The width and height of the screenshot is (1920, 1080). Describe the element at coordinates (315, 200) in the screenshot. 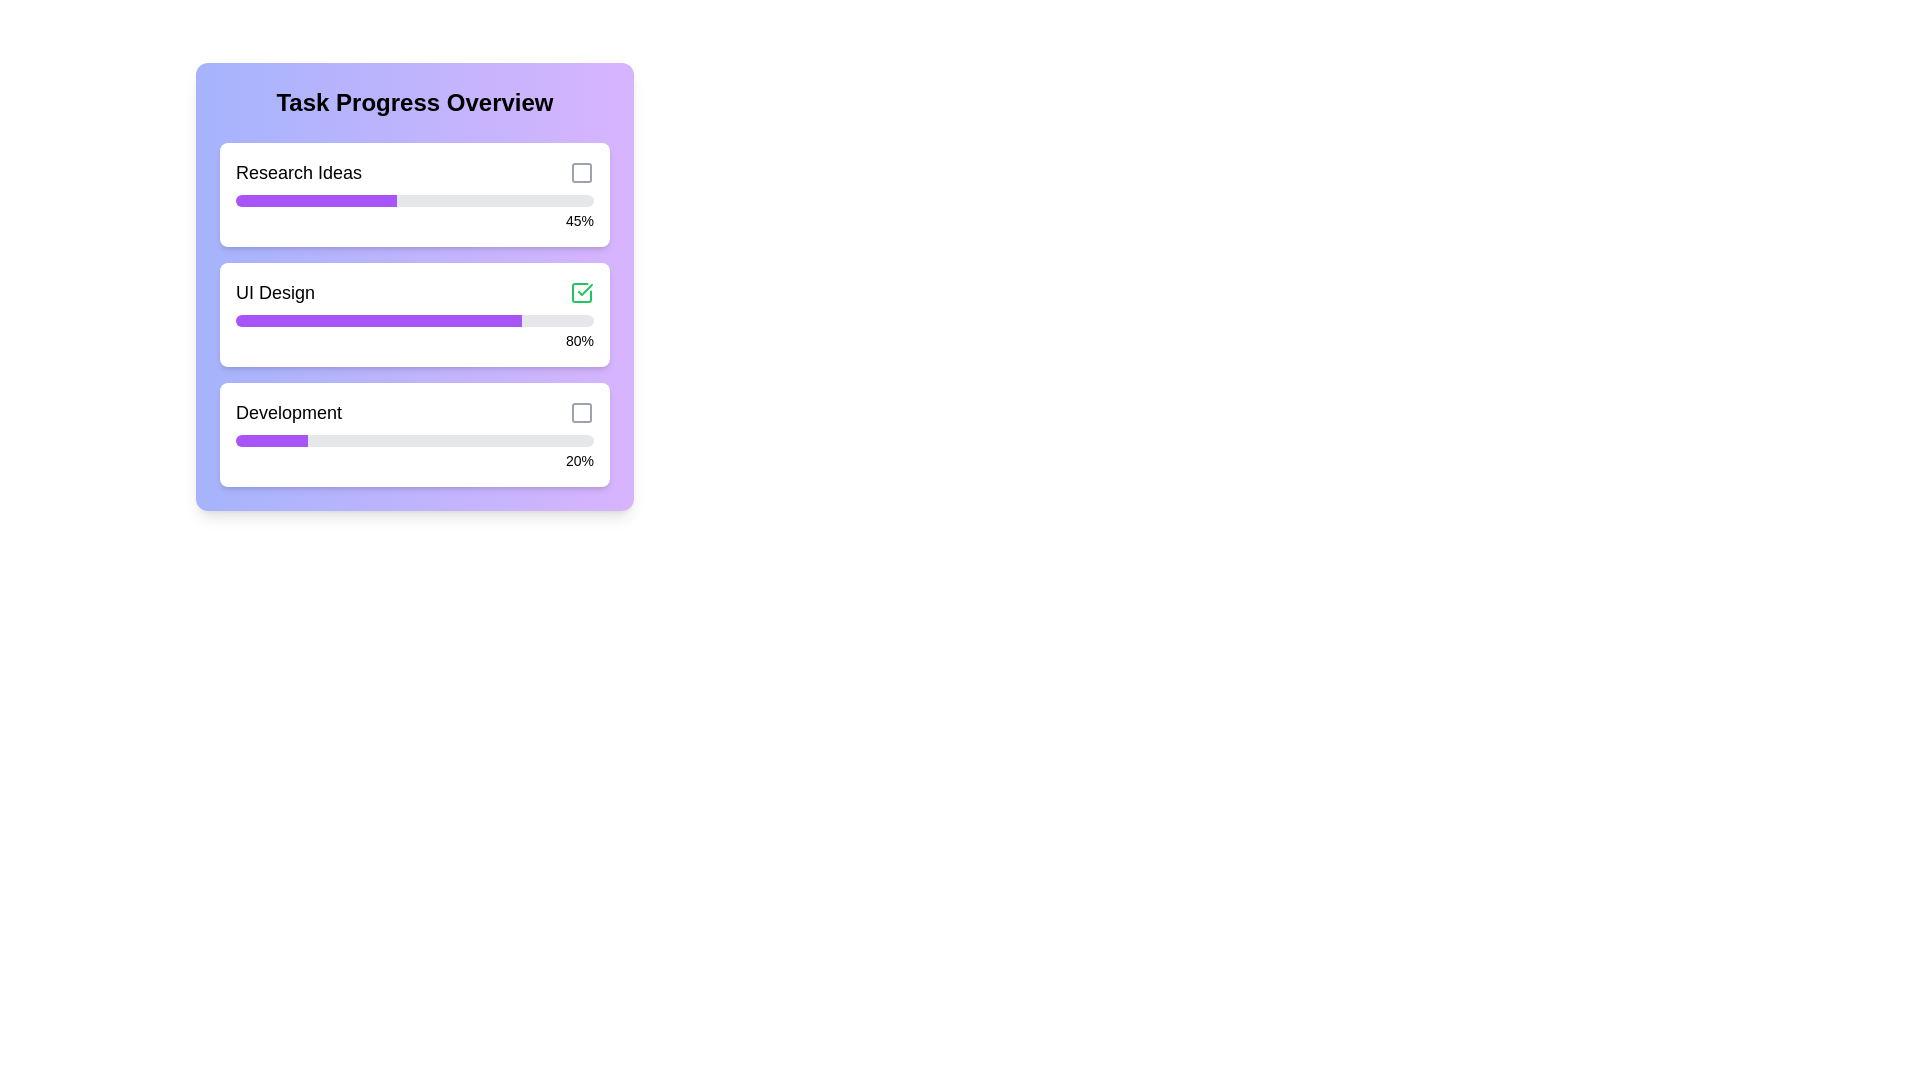

I see `the Progress indicator within the first progress bar labeled 'Research Ideas' in the 'Task Progress Overview' interface to visually check the completion percentage of the task` at that location.